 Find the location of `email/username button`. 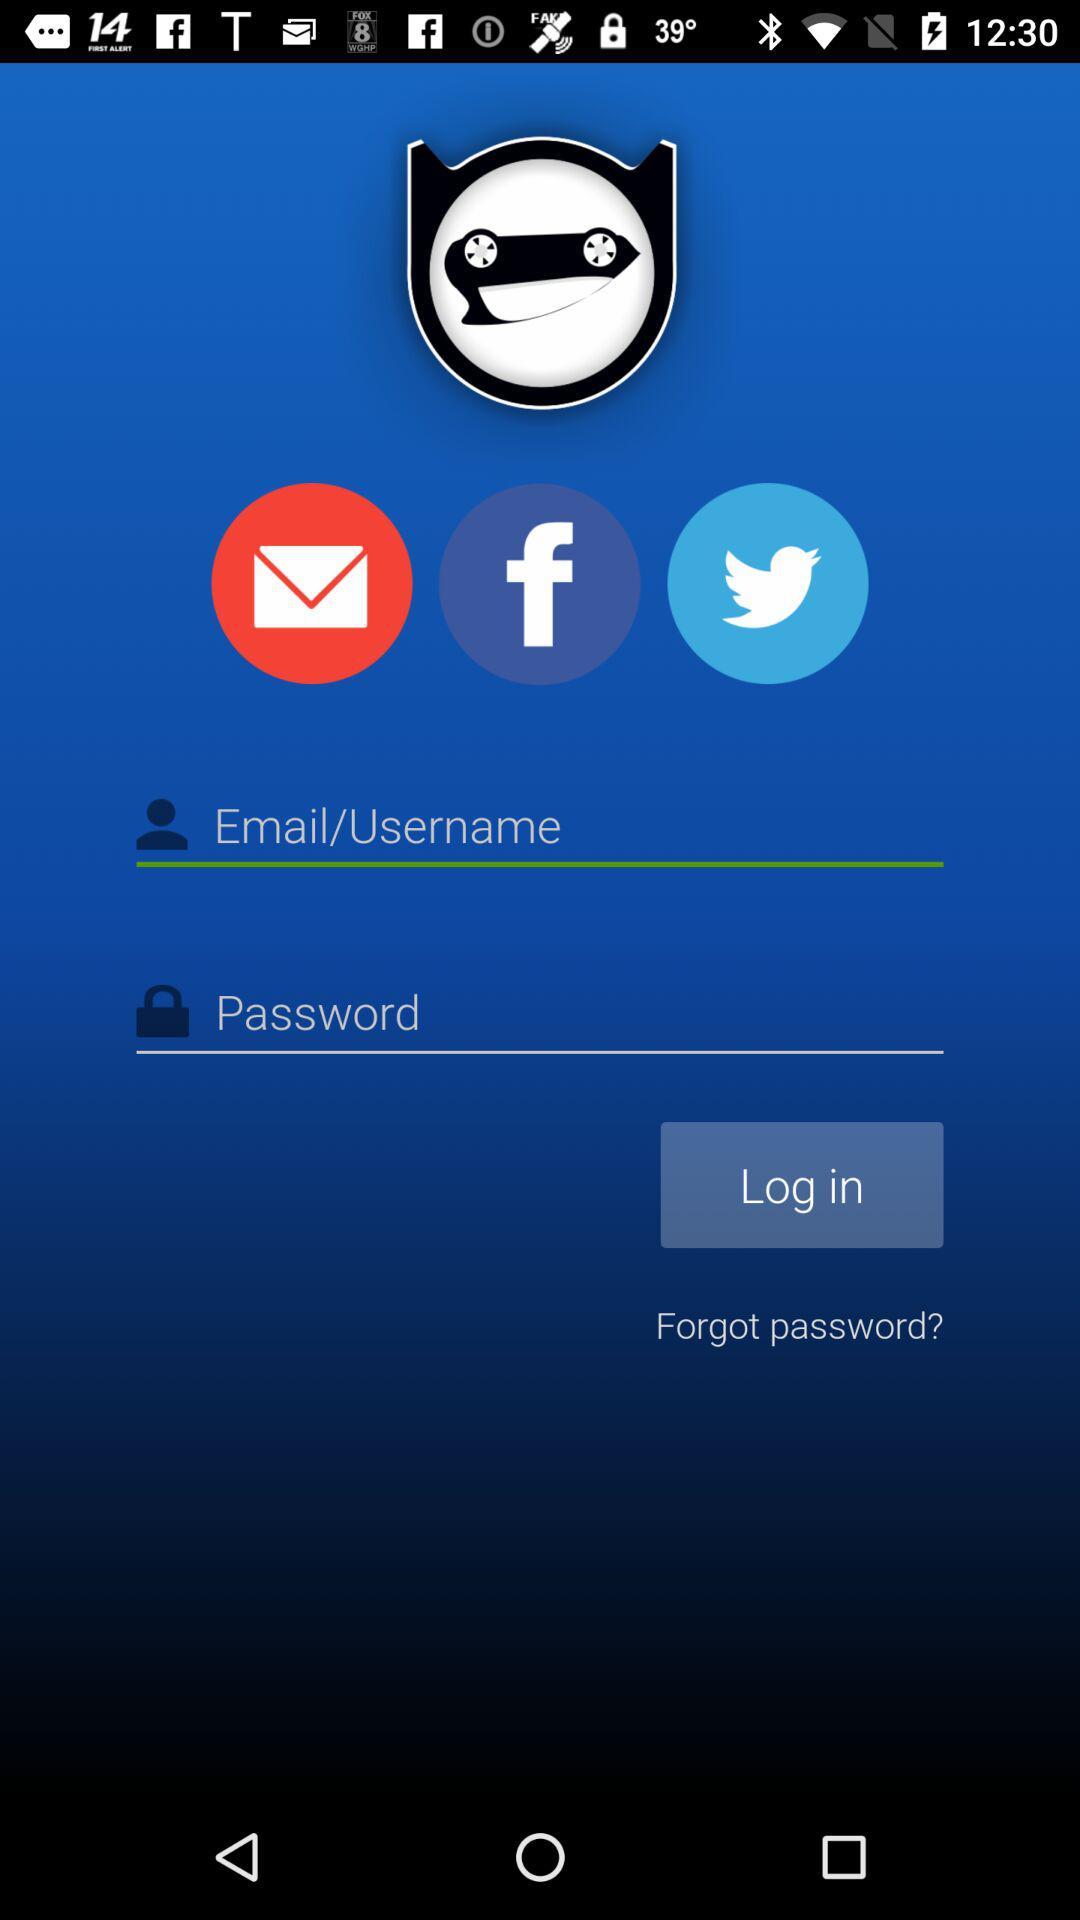

email/username button is located at coordinates (540, 828).